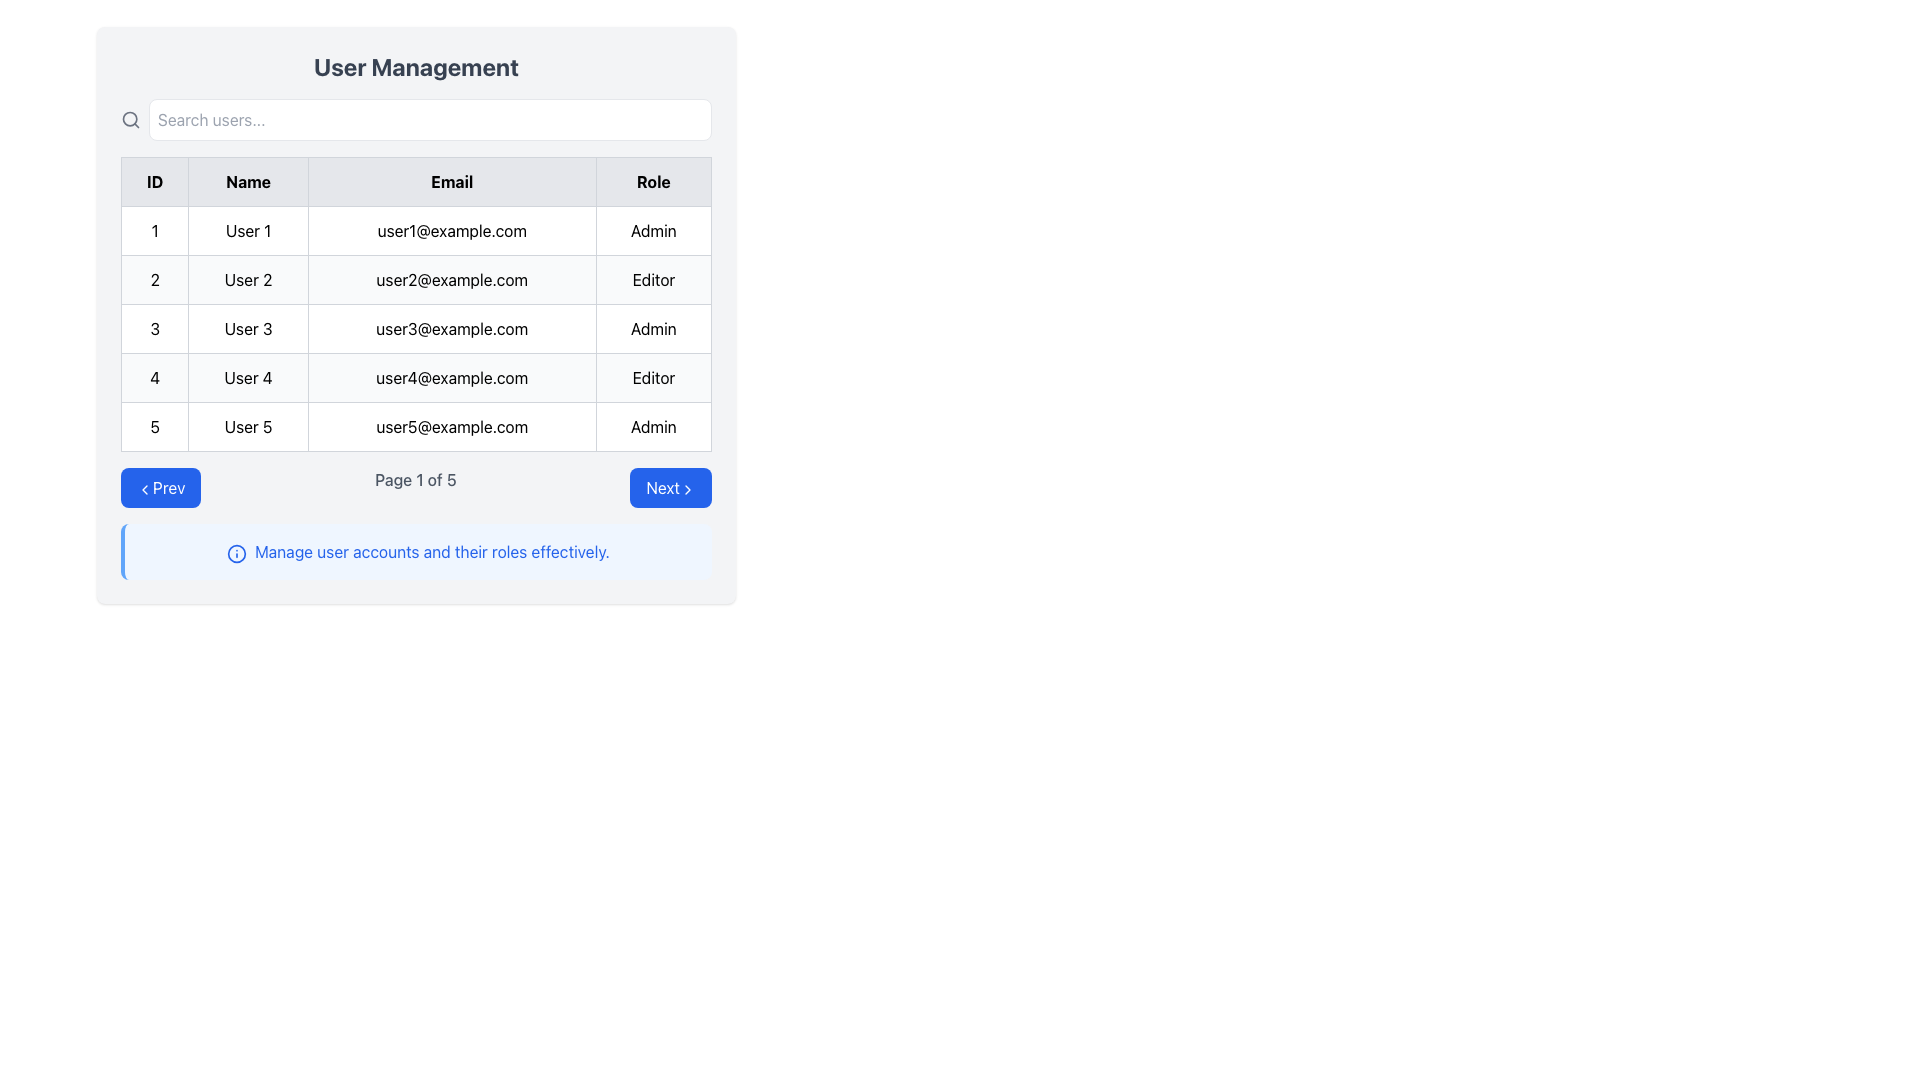 This screenshot has height=1080, width=1920. I want to click on static text label indicating the role assigned to 'User 2' in the 'Role' column, so click(653, 280).